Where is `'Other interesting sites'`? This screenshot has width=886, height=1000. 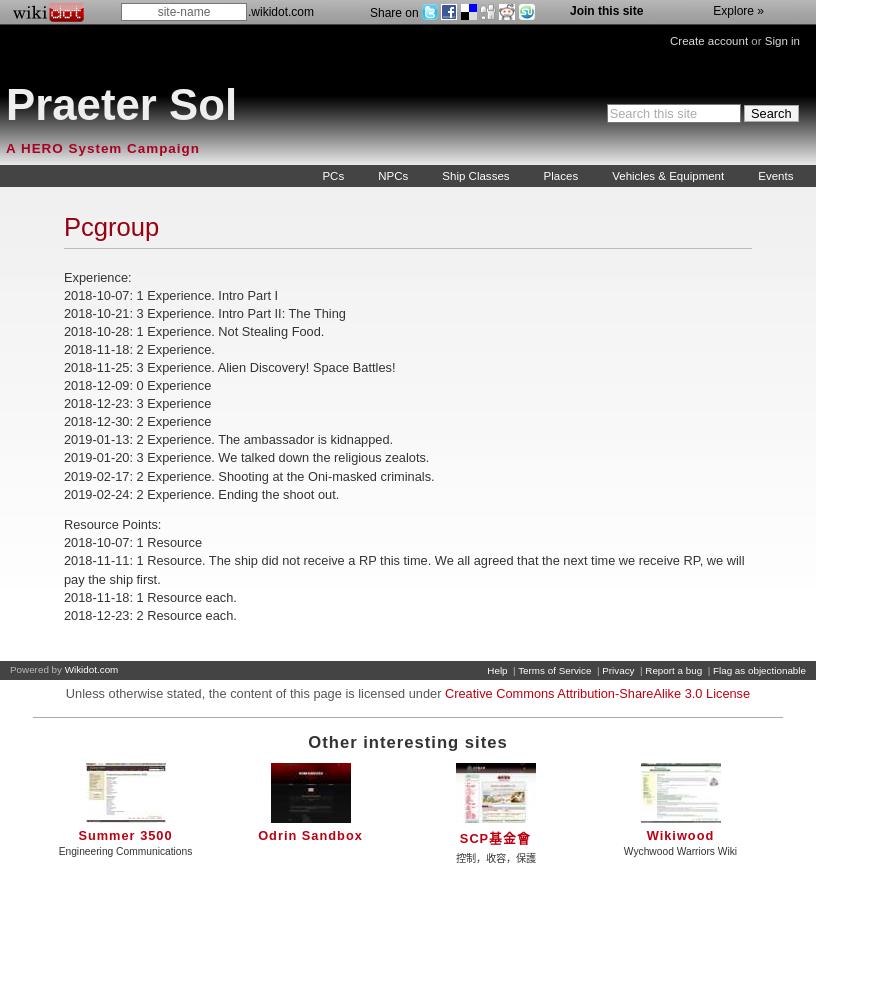 'Other interesting sites' is located at coordinates (406, 741).